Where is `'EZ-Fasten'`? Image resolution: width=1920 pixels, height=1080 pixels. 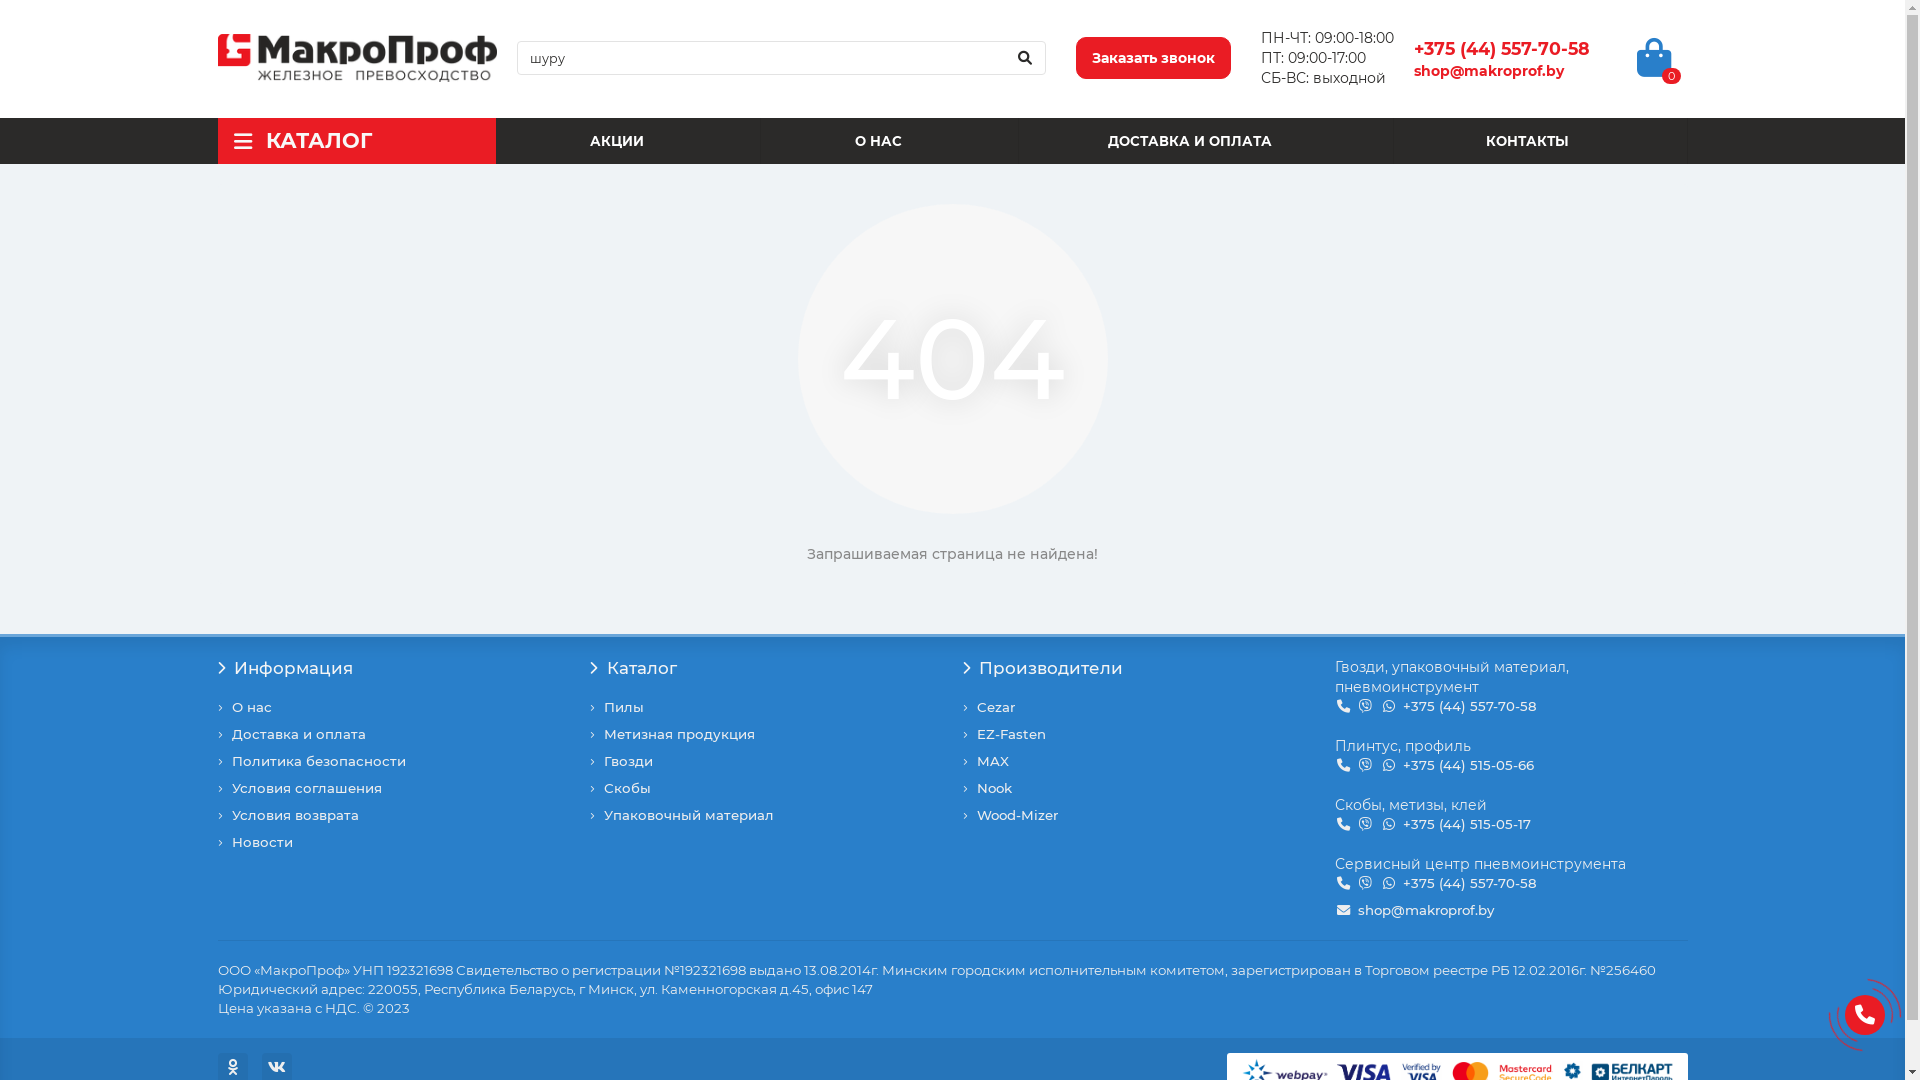 'EZ-Fasten' is located at coordinates (1010, 734).